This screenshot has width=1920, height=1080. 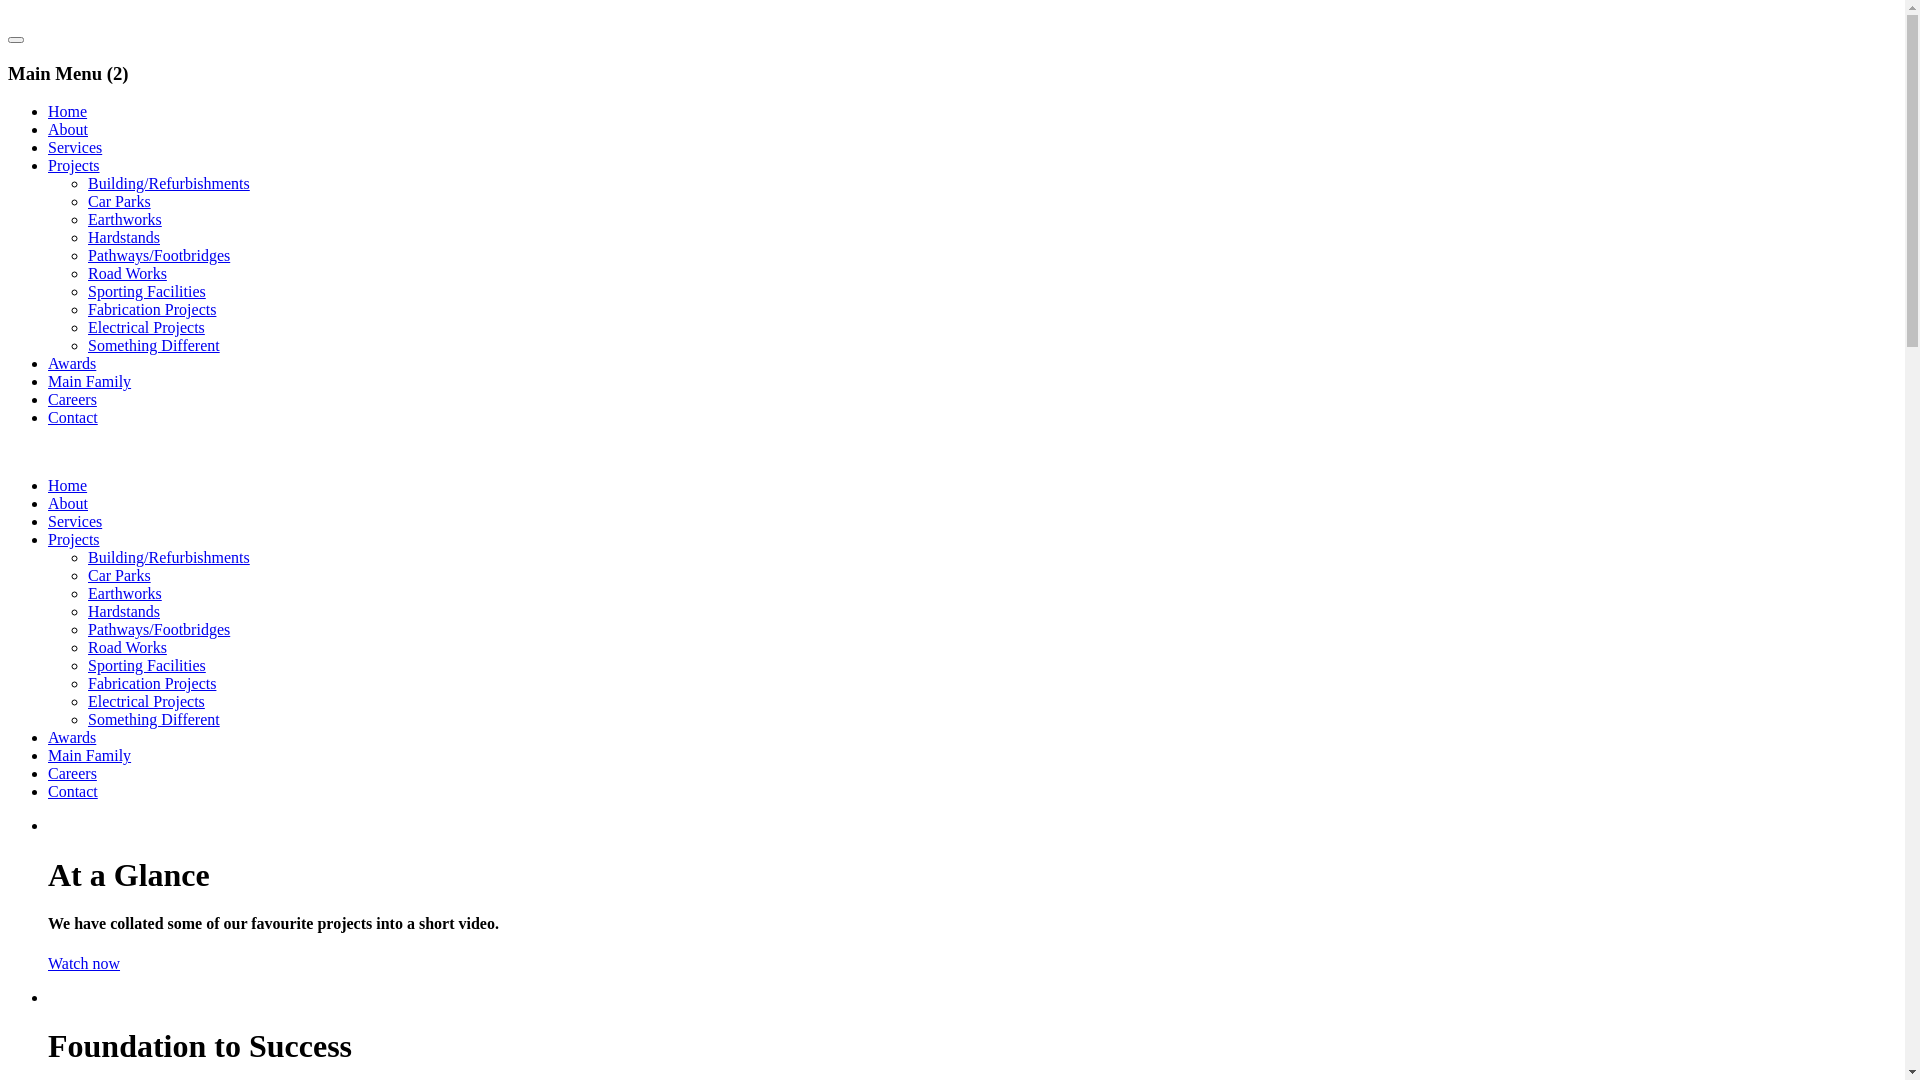 I want to click on 'Watch now', so click(x=82, y=962).